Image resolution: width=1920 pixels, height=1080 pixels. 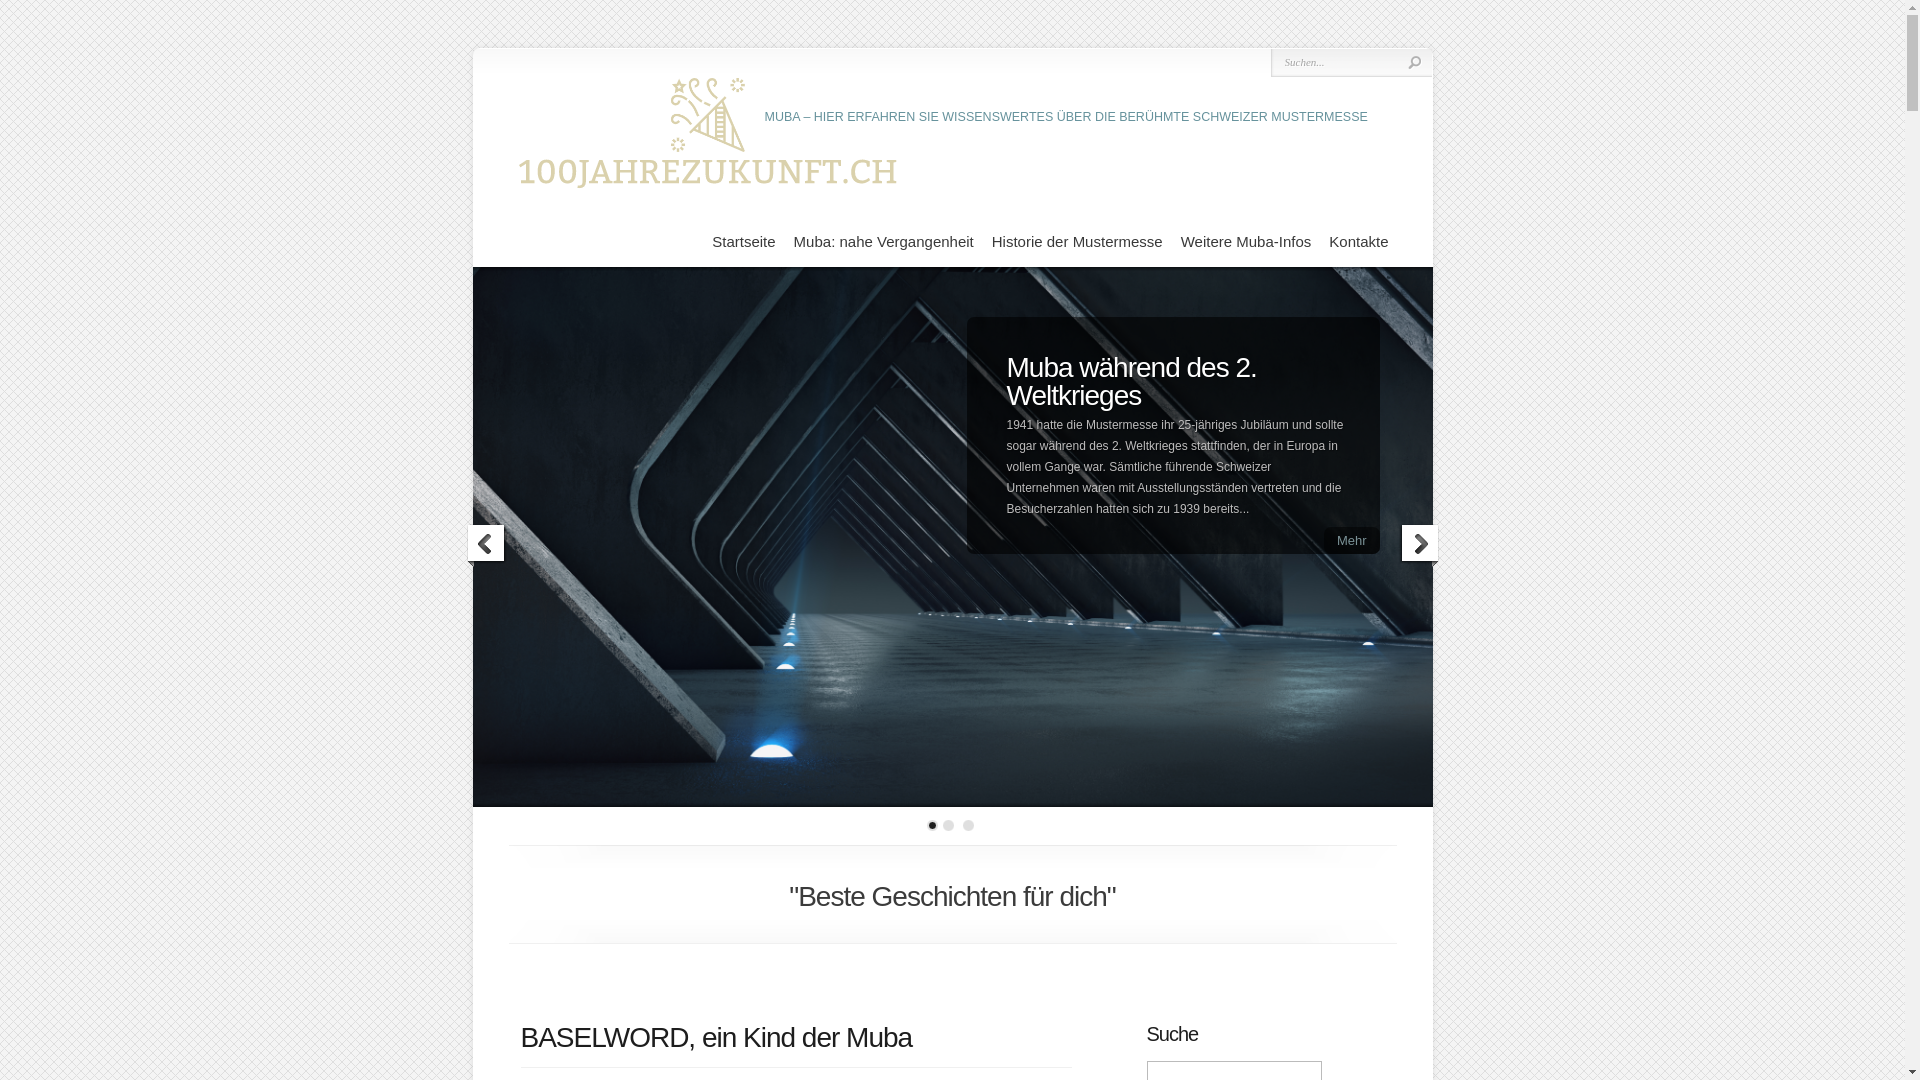 I want to click on '1', so click(x=931, y=825).